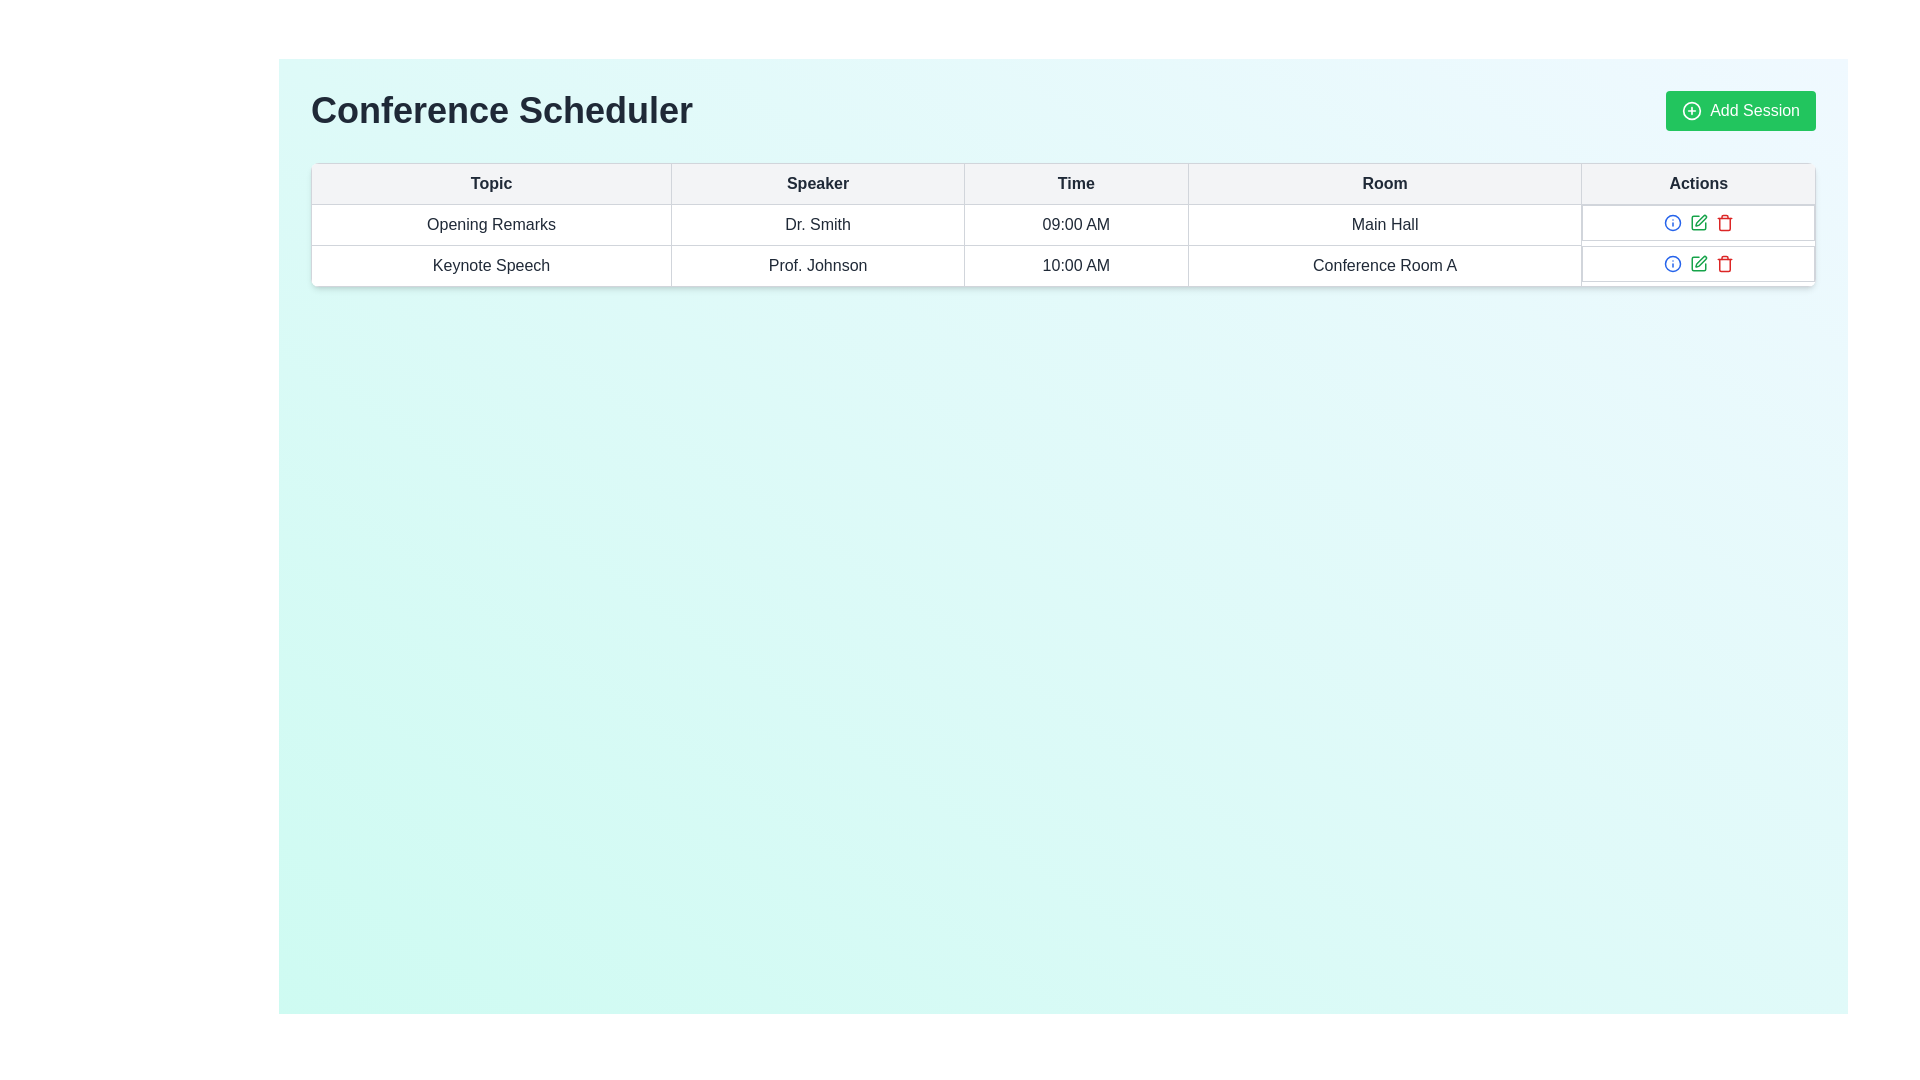 Image resolution: width=1920 pixels, height=1080 pixels. Describe the element at coordinates (1672, 223) in the screenshot. I see `the small blue circular icon with an 'i' in the center located in the 'Actions' column of the second row in the table associated with 'Conference Room A'` at that location.